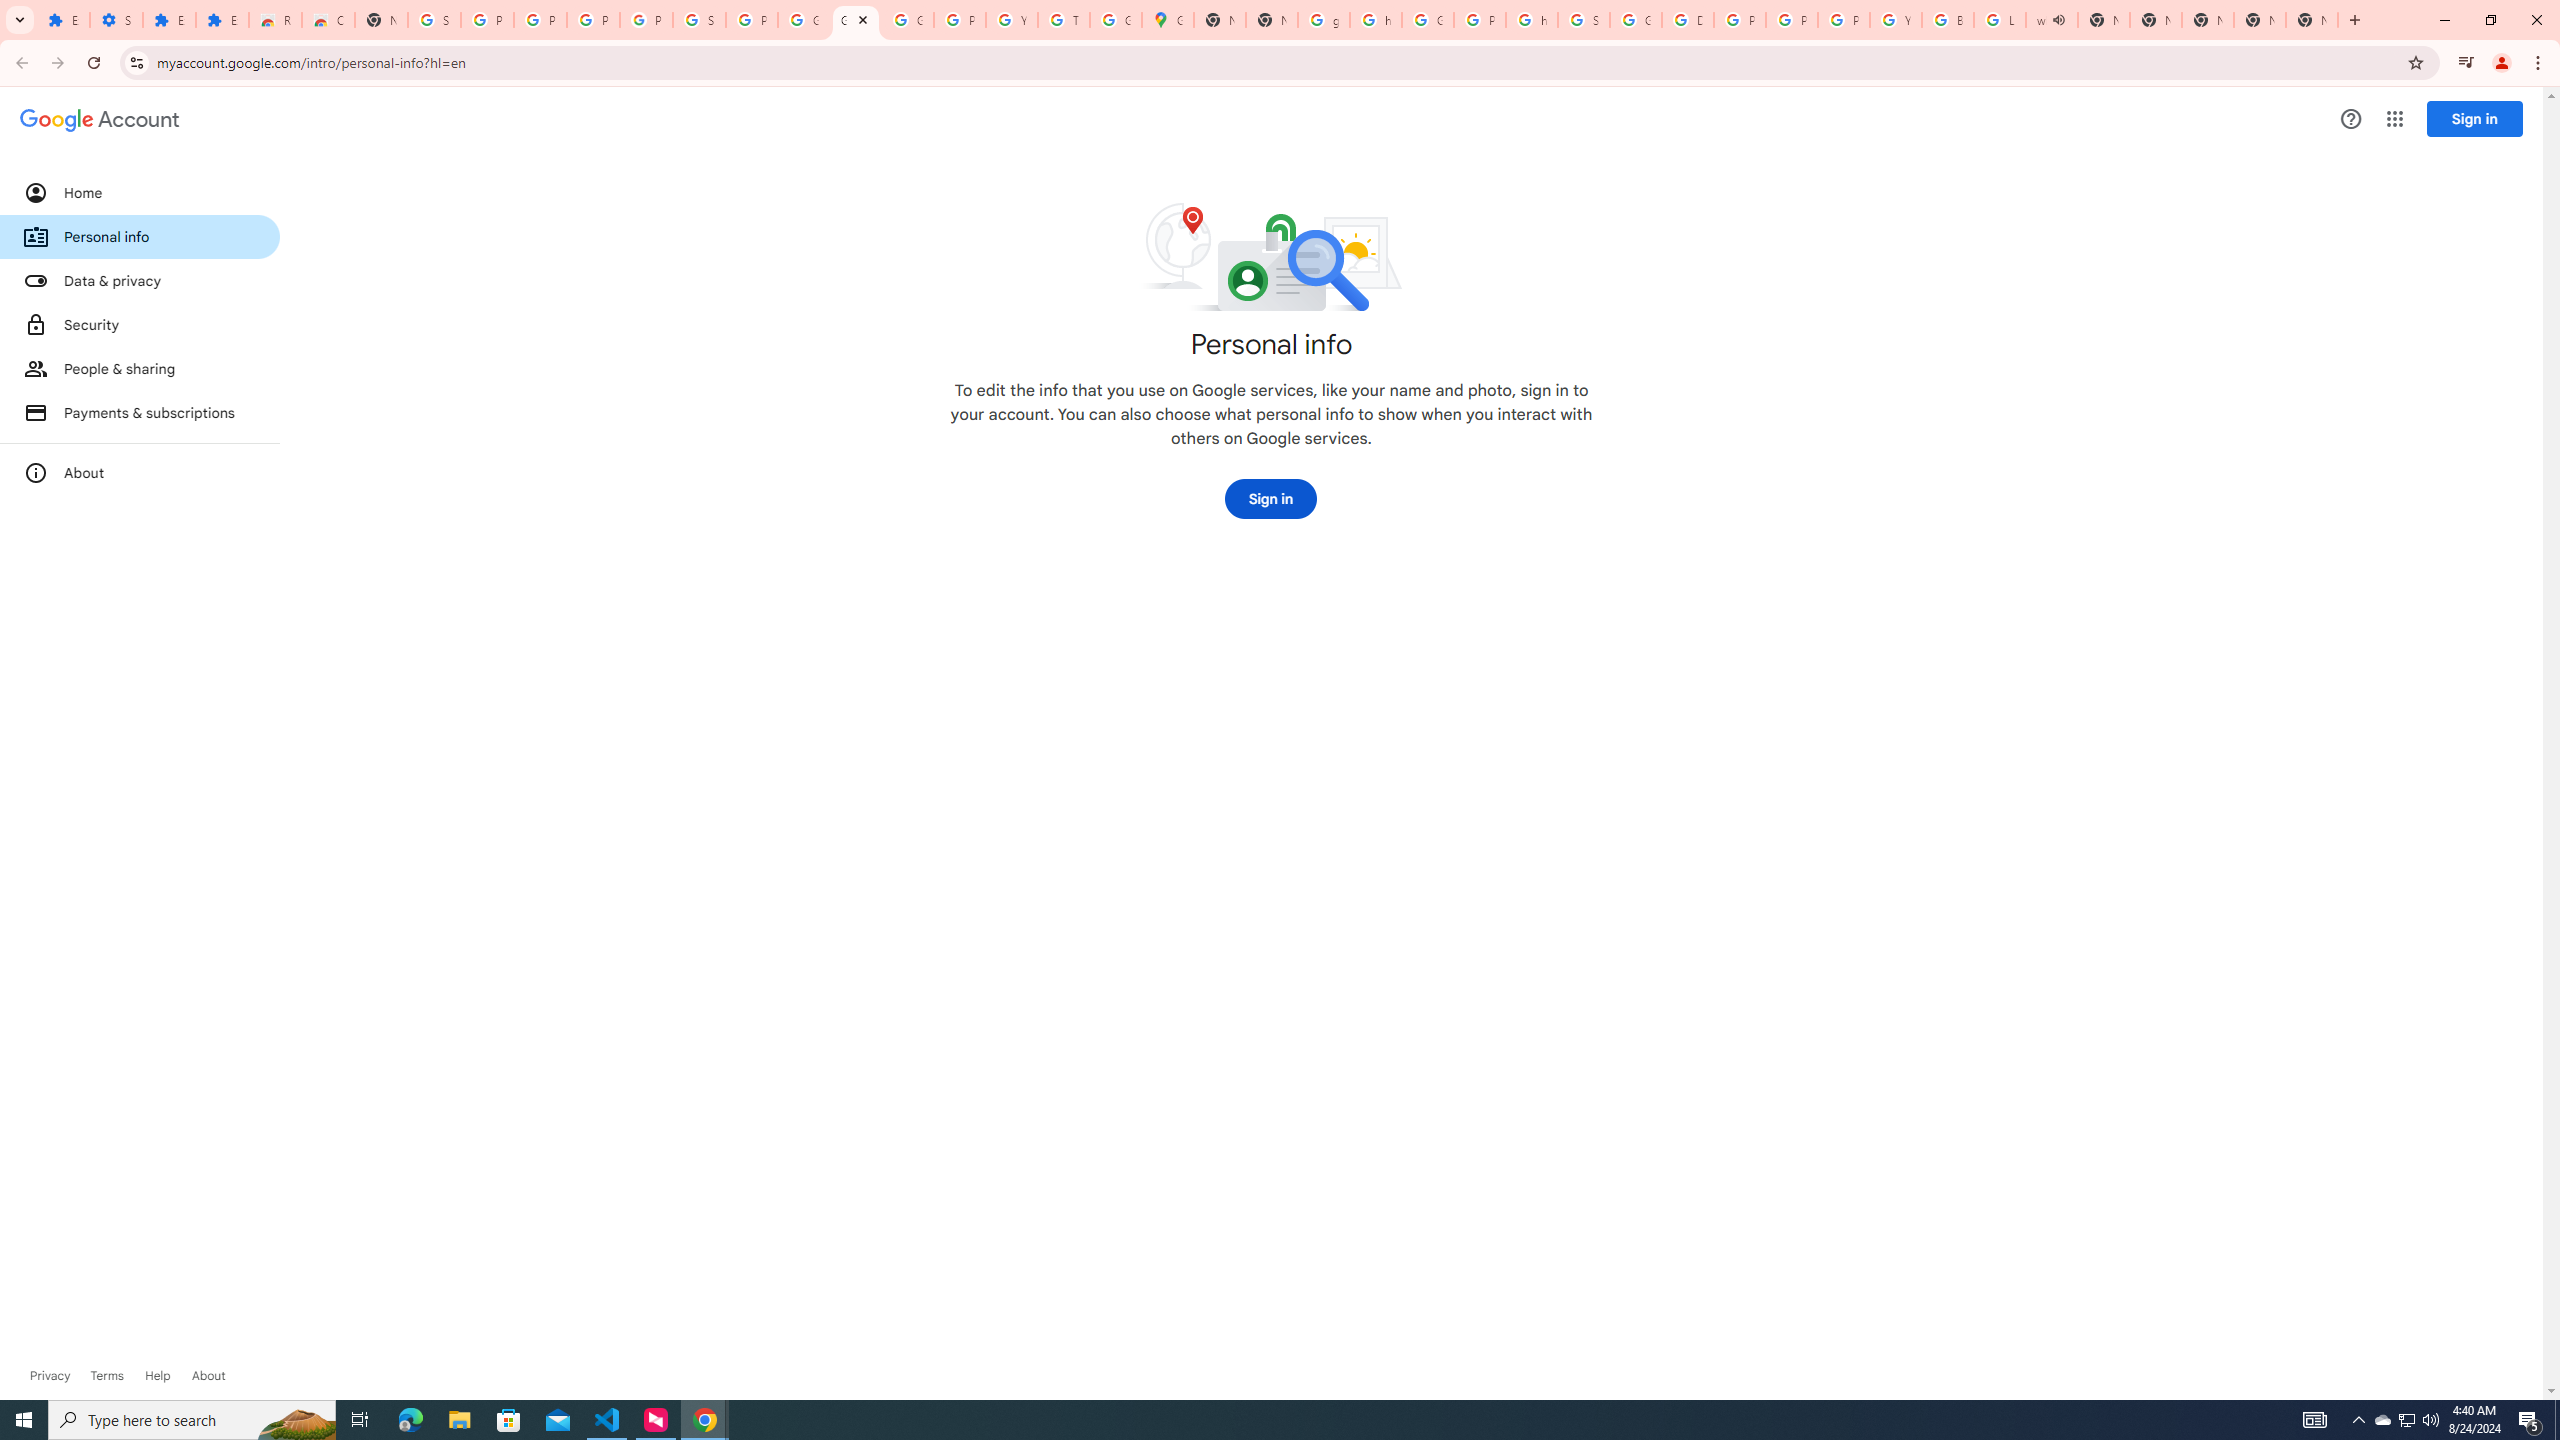 This screenshot has height=1440, width=2560. I want to click on 'Sign in - Google Accounts', so click(435, 19).